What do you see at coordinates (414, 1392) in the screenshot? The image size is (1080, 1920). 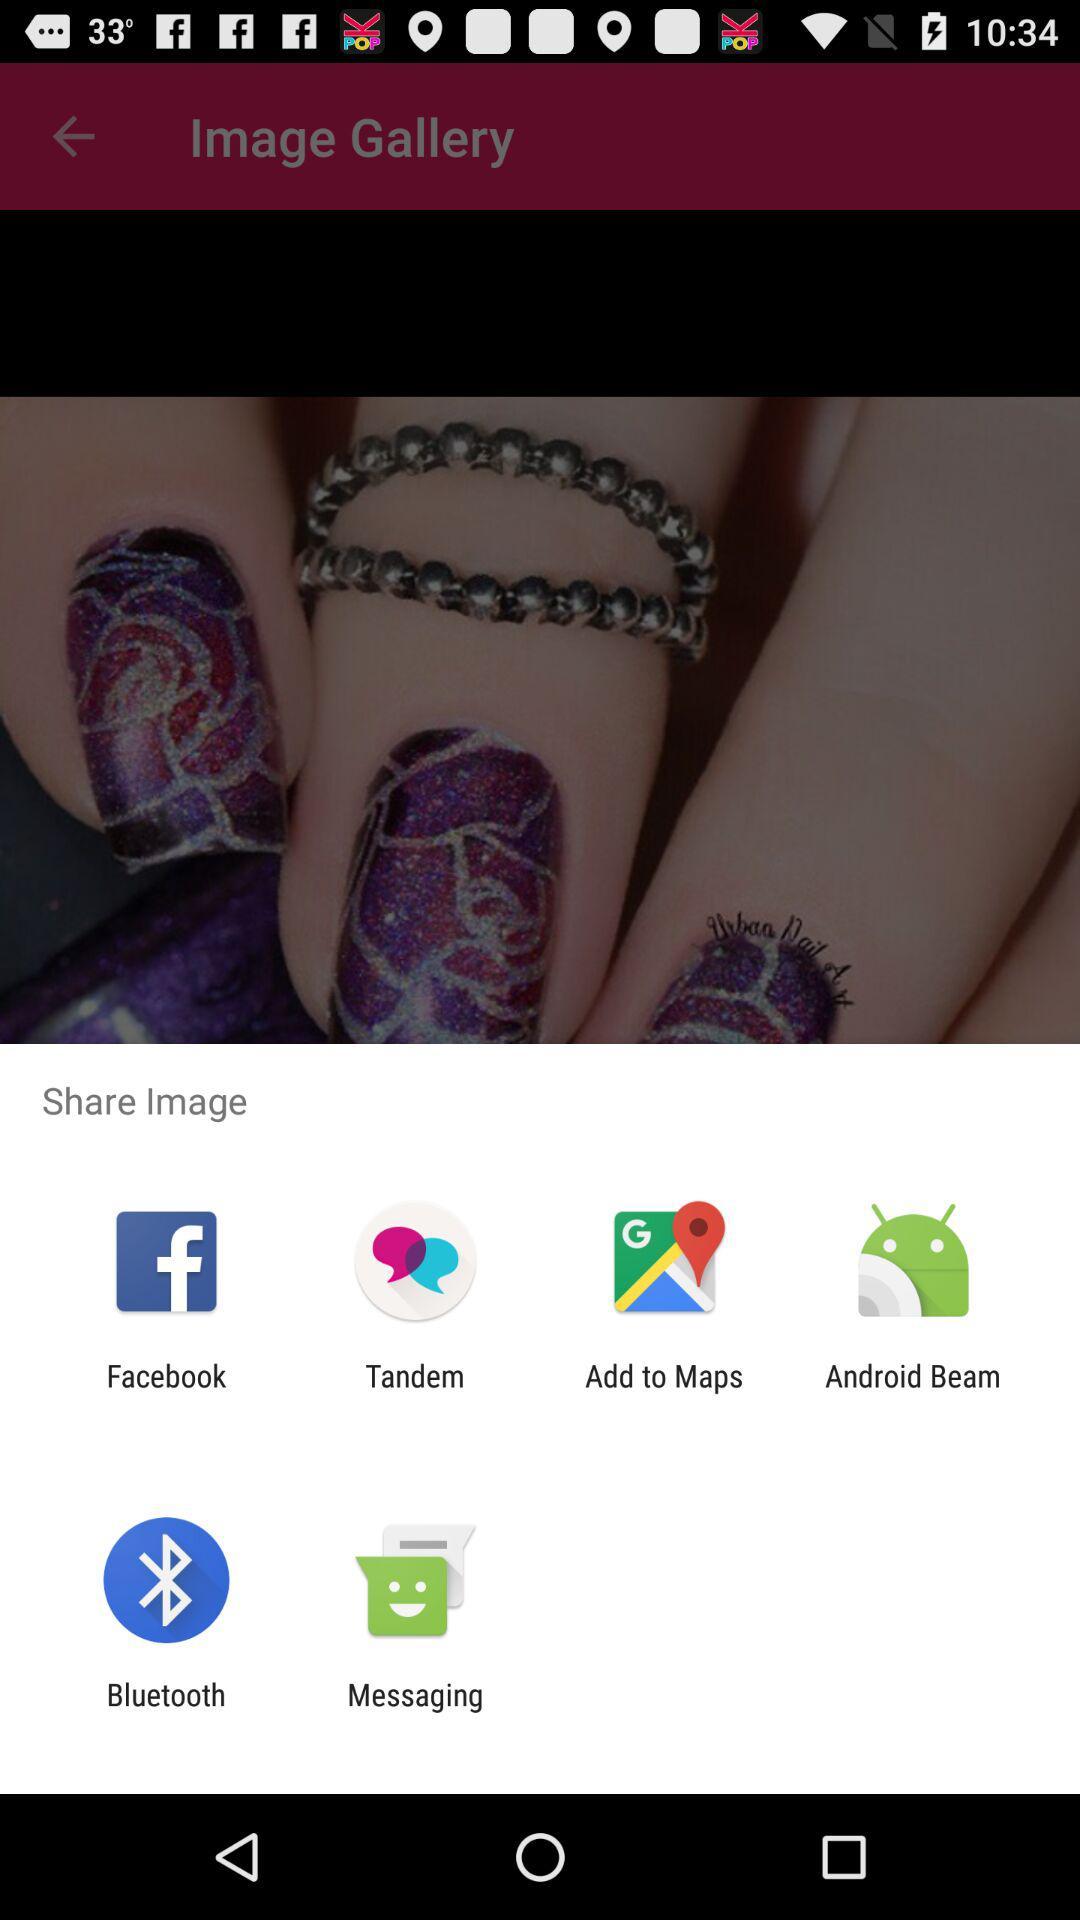 I see `tandem item` at bounding box center [414, 1392].